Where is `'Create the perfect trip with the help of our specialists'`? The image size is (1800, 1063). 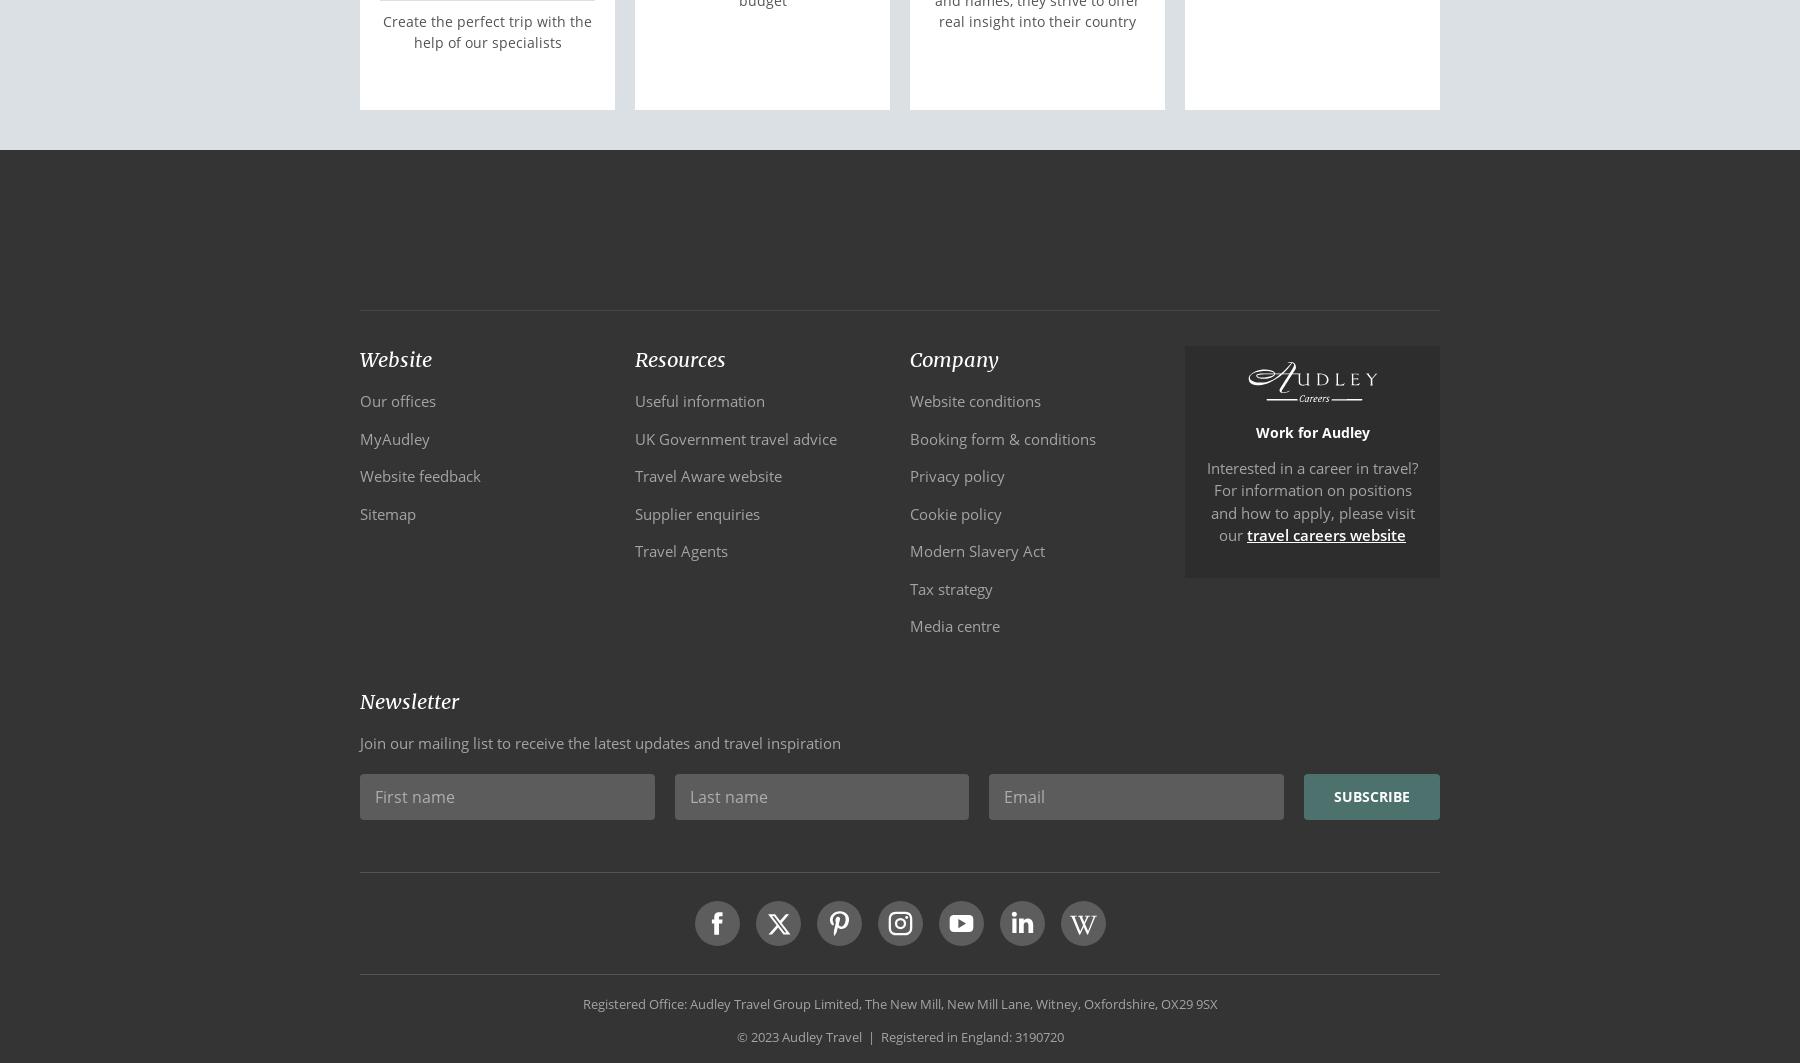
'Create the perfect trip with the help of our specialists' is located at coordinates (486, 31).